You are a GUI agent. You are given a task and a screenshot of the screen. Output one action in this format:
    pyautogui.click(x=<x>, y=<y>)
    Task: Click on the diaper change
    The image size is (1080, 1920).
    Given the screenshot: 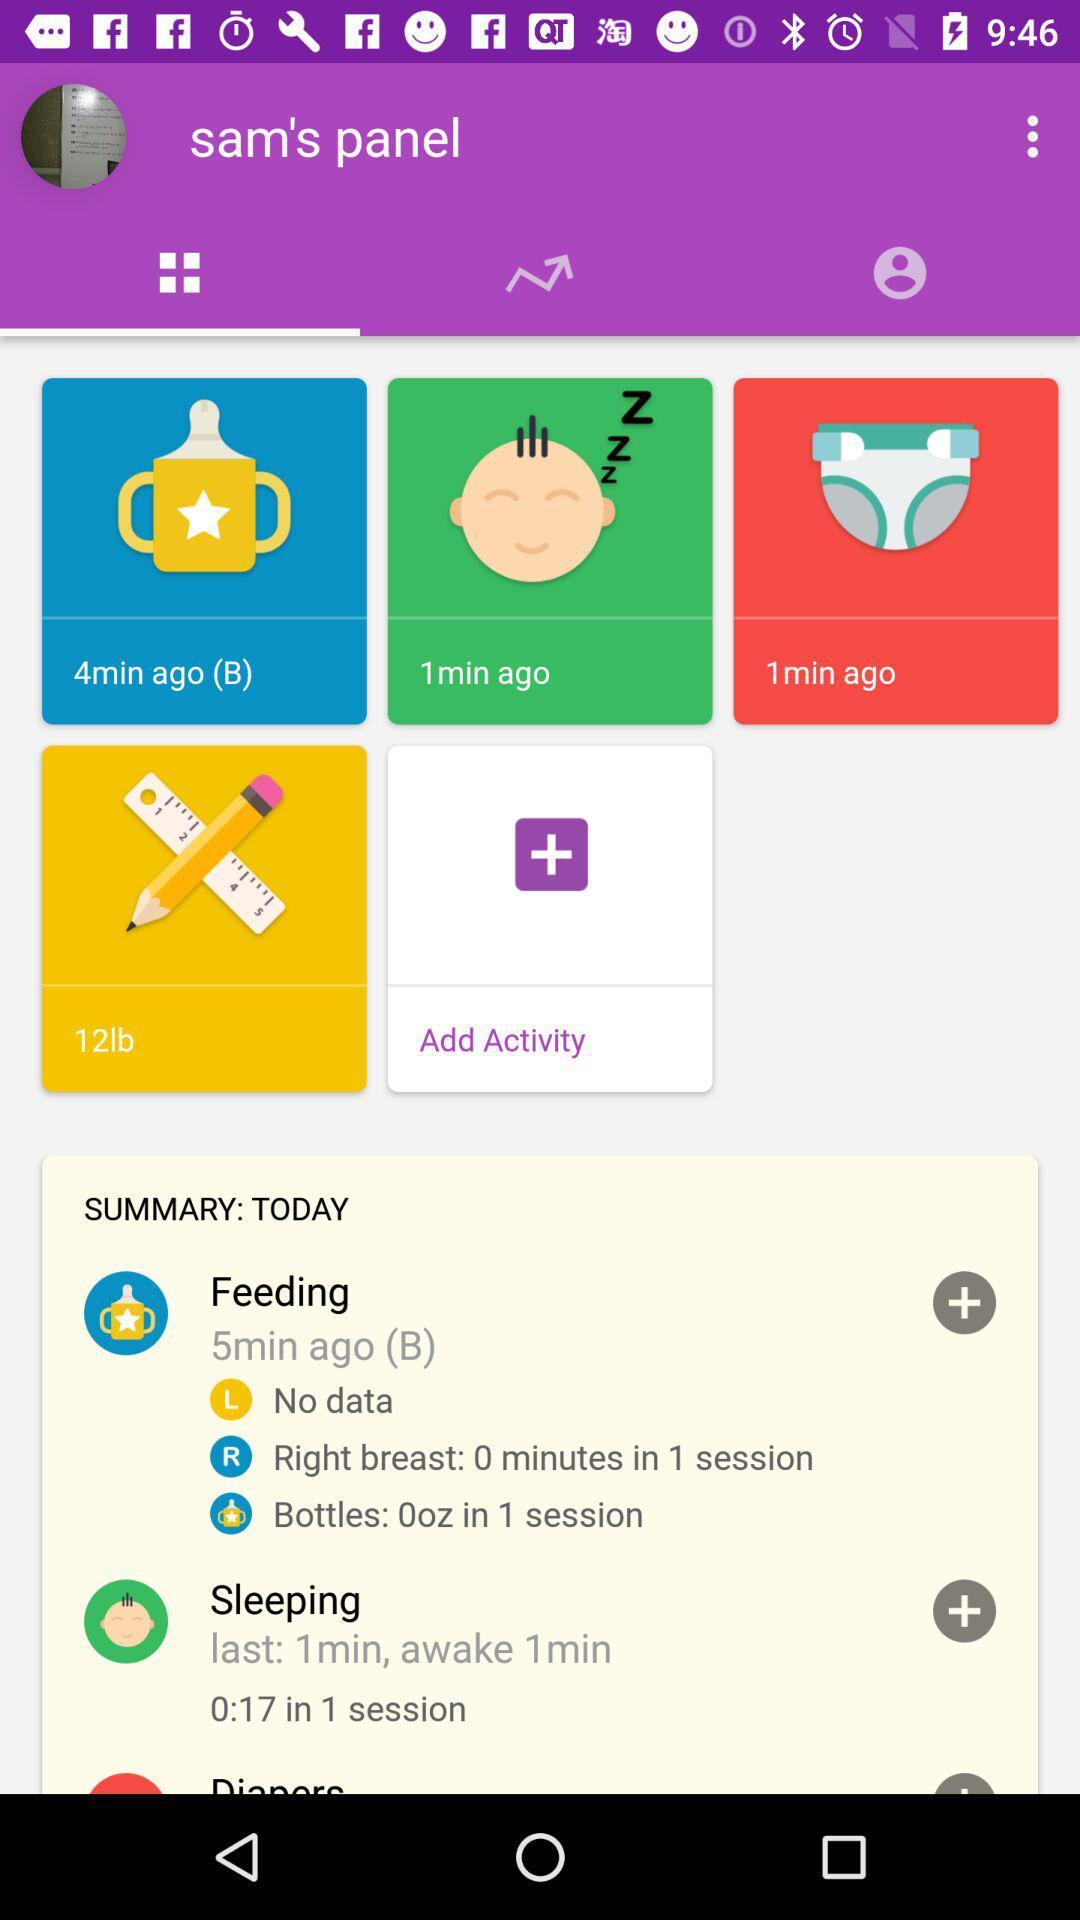 What is the action you would take?
    pyautogui.click(x=963, y=1783)
    